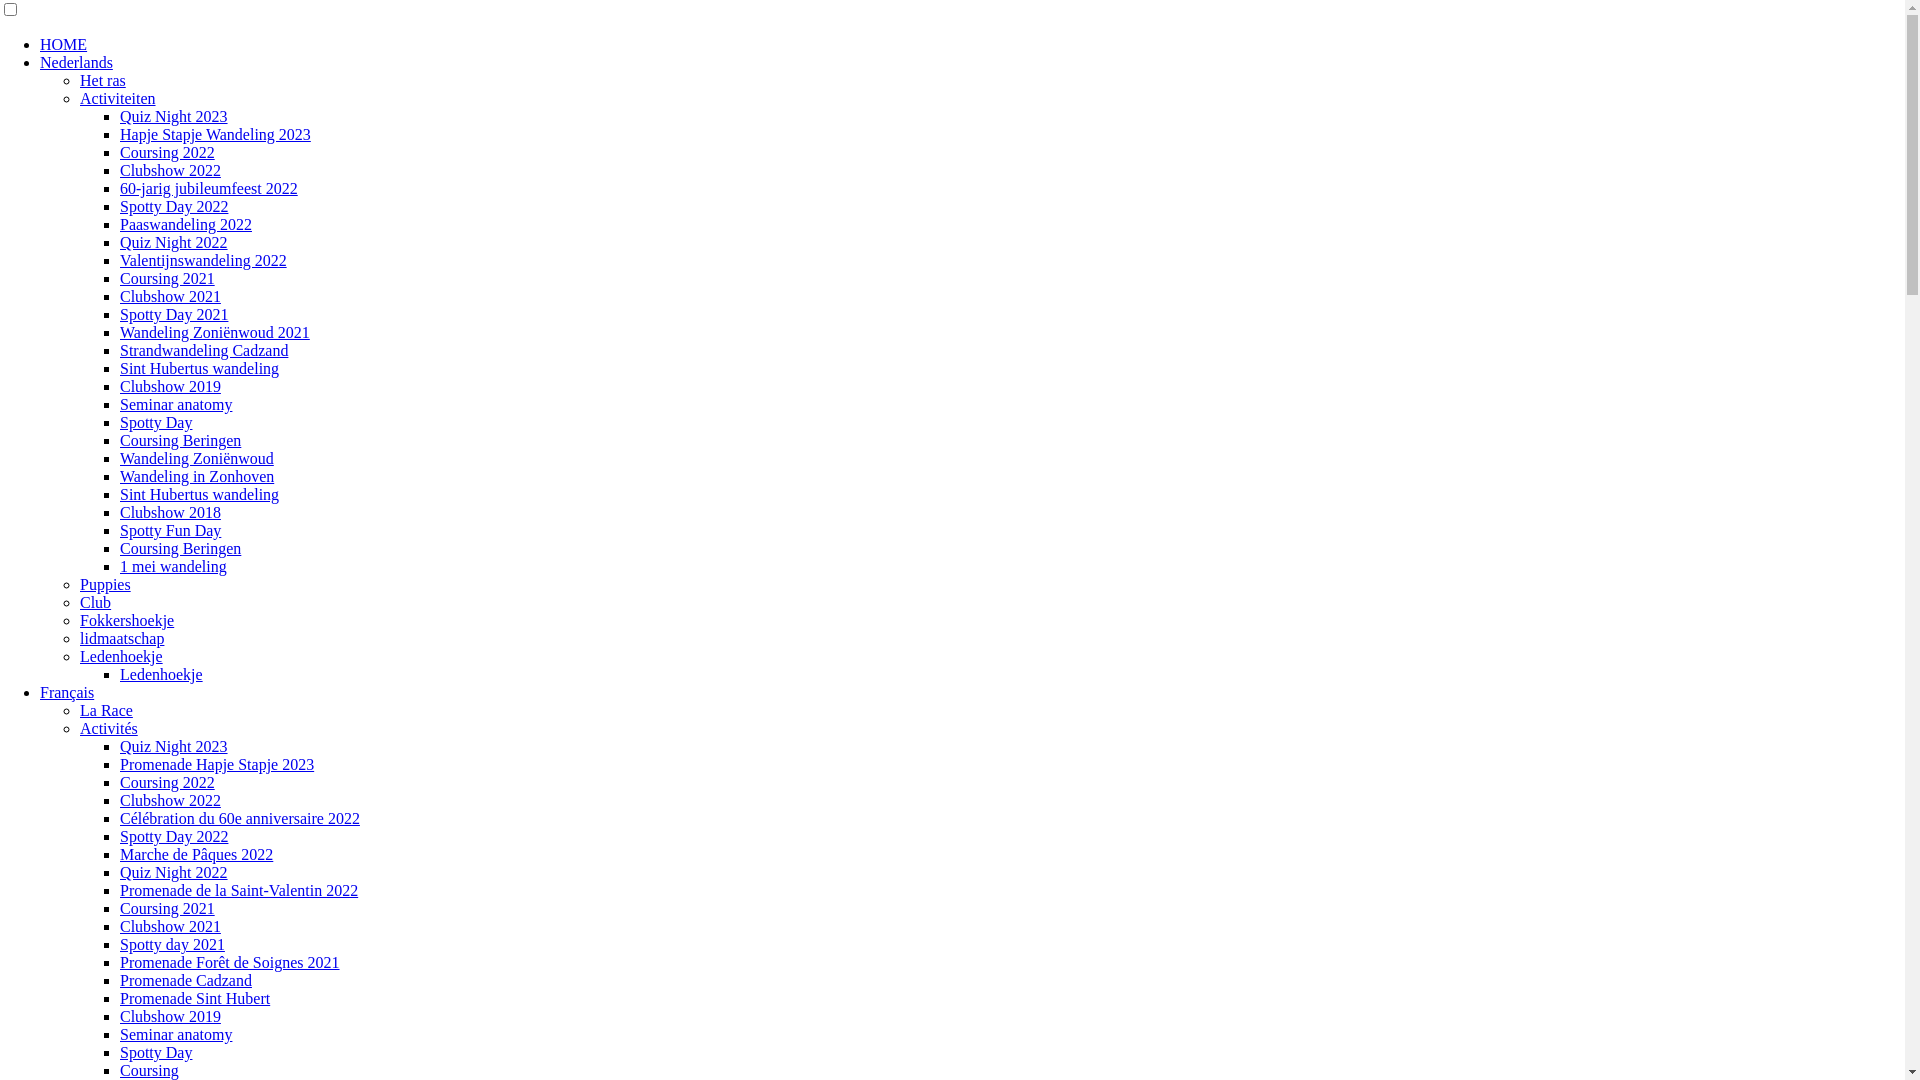 The image size is (1920, 1080). Describe the element at coordinates (172, 944) in the screenshot. I see `'Spotty day 2021'` at that location.